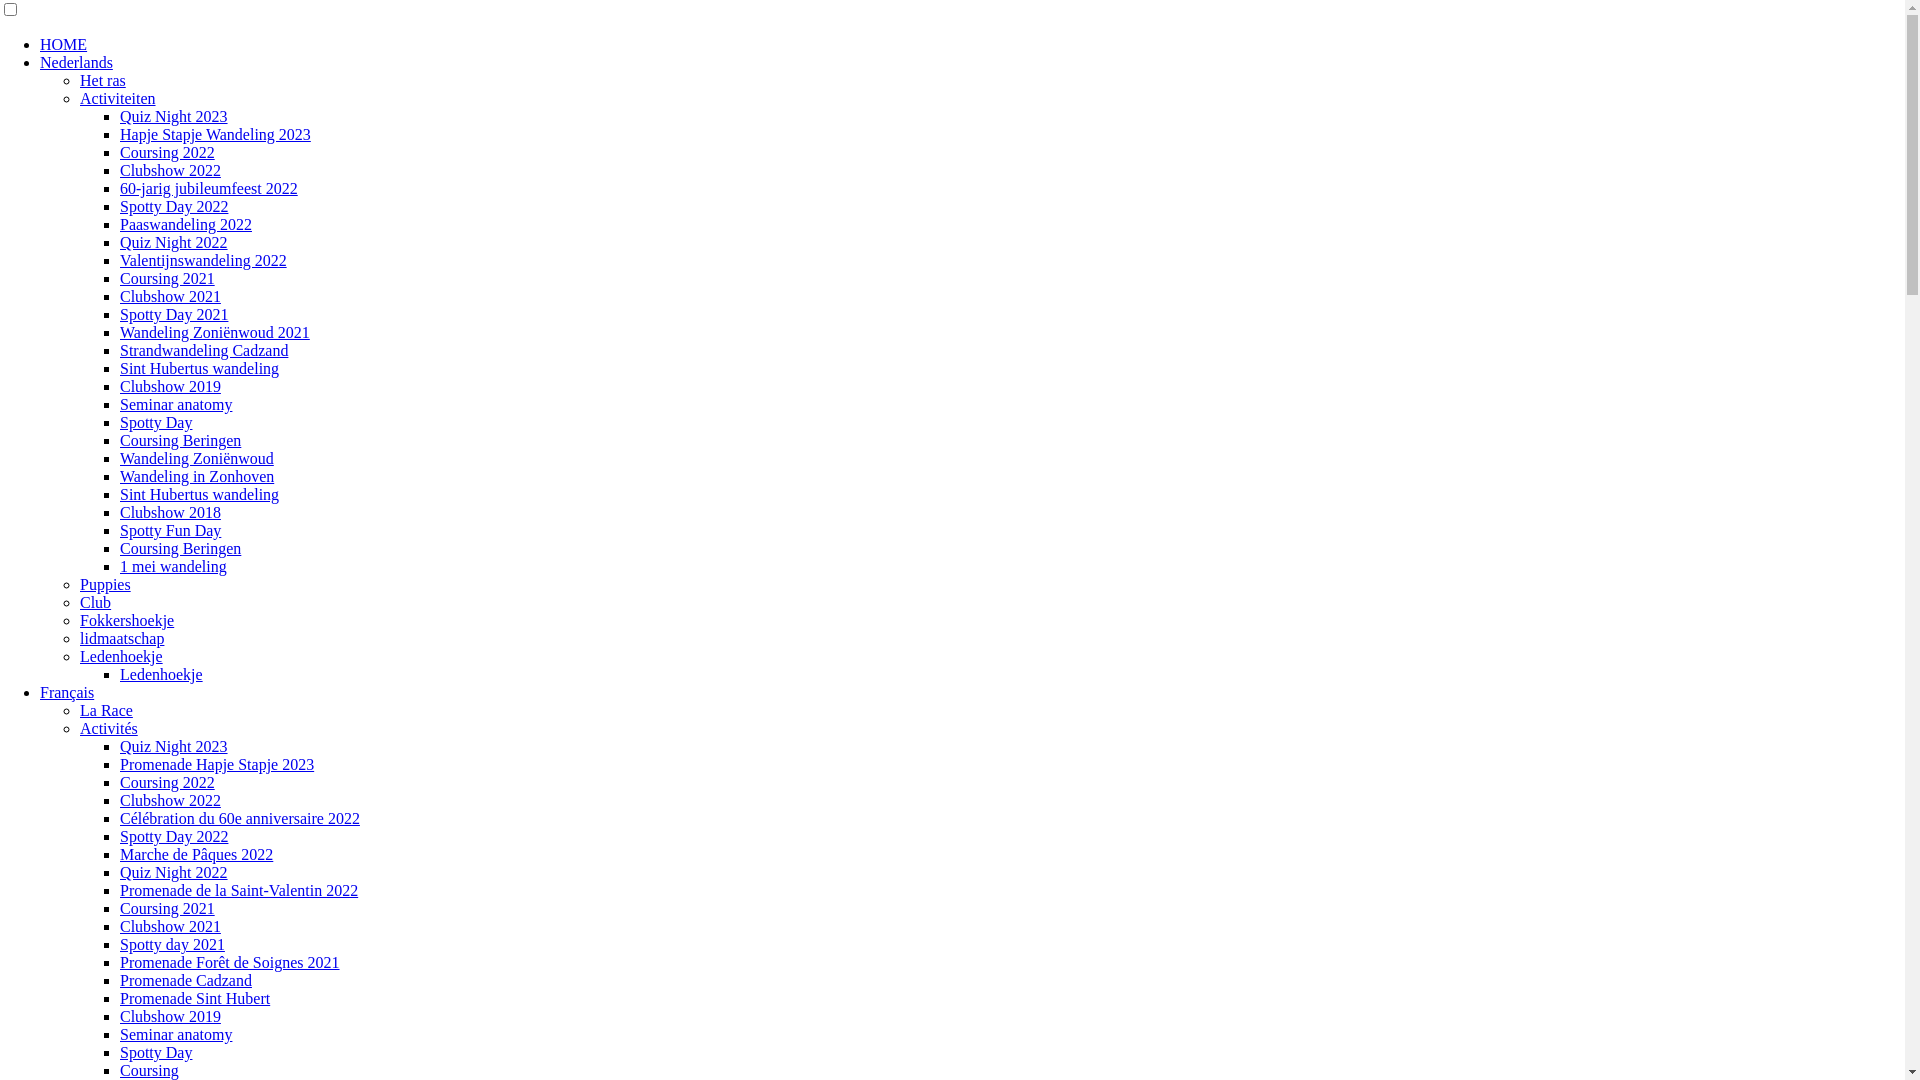 The image size is (1920, 1080). Describe the element at coordinates (172, 944) in the screenshot. I see `'Spotty day 2021'` at that location.